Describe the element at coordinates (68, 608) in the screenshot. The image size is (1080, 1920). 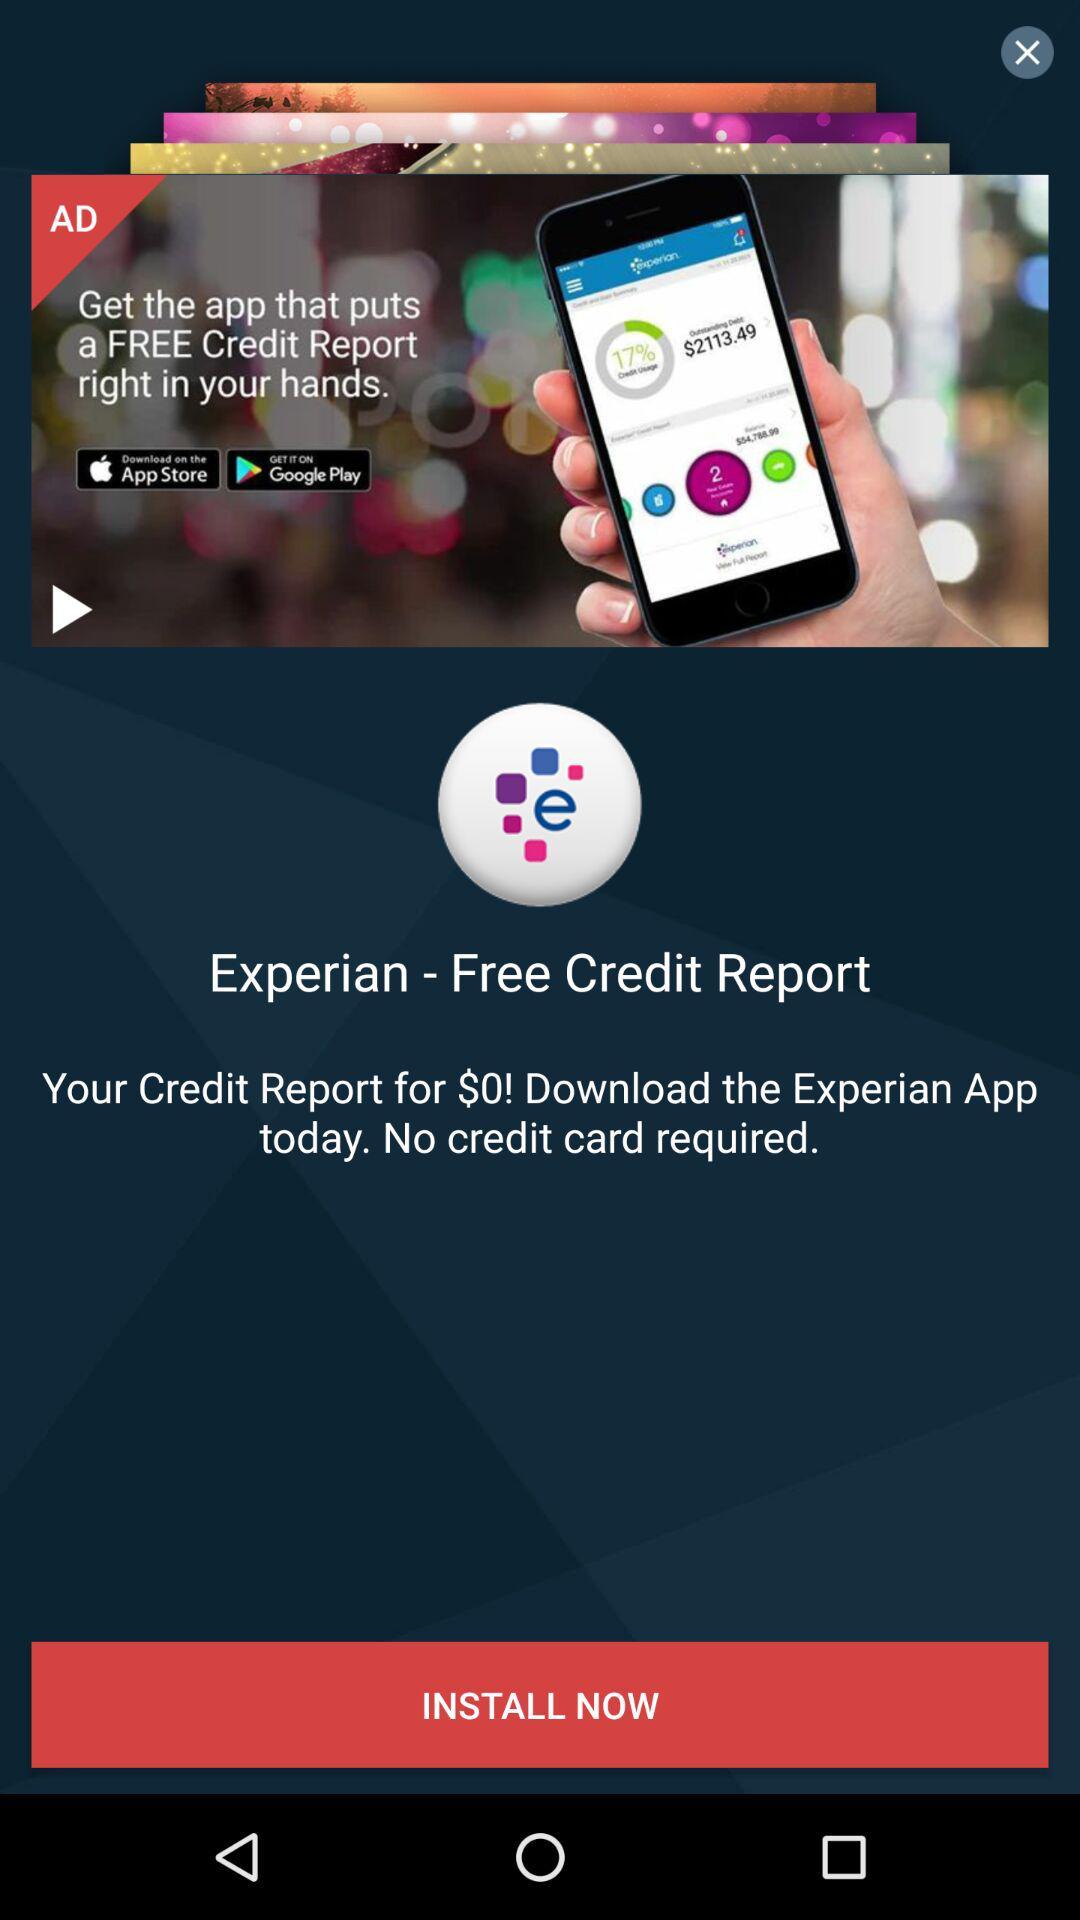
I see `app above experian free credit icon` at that location.